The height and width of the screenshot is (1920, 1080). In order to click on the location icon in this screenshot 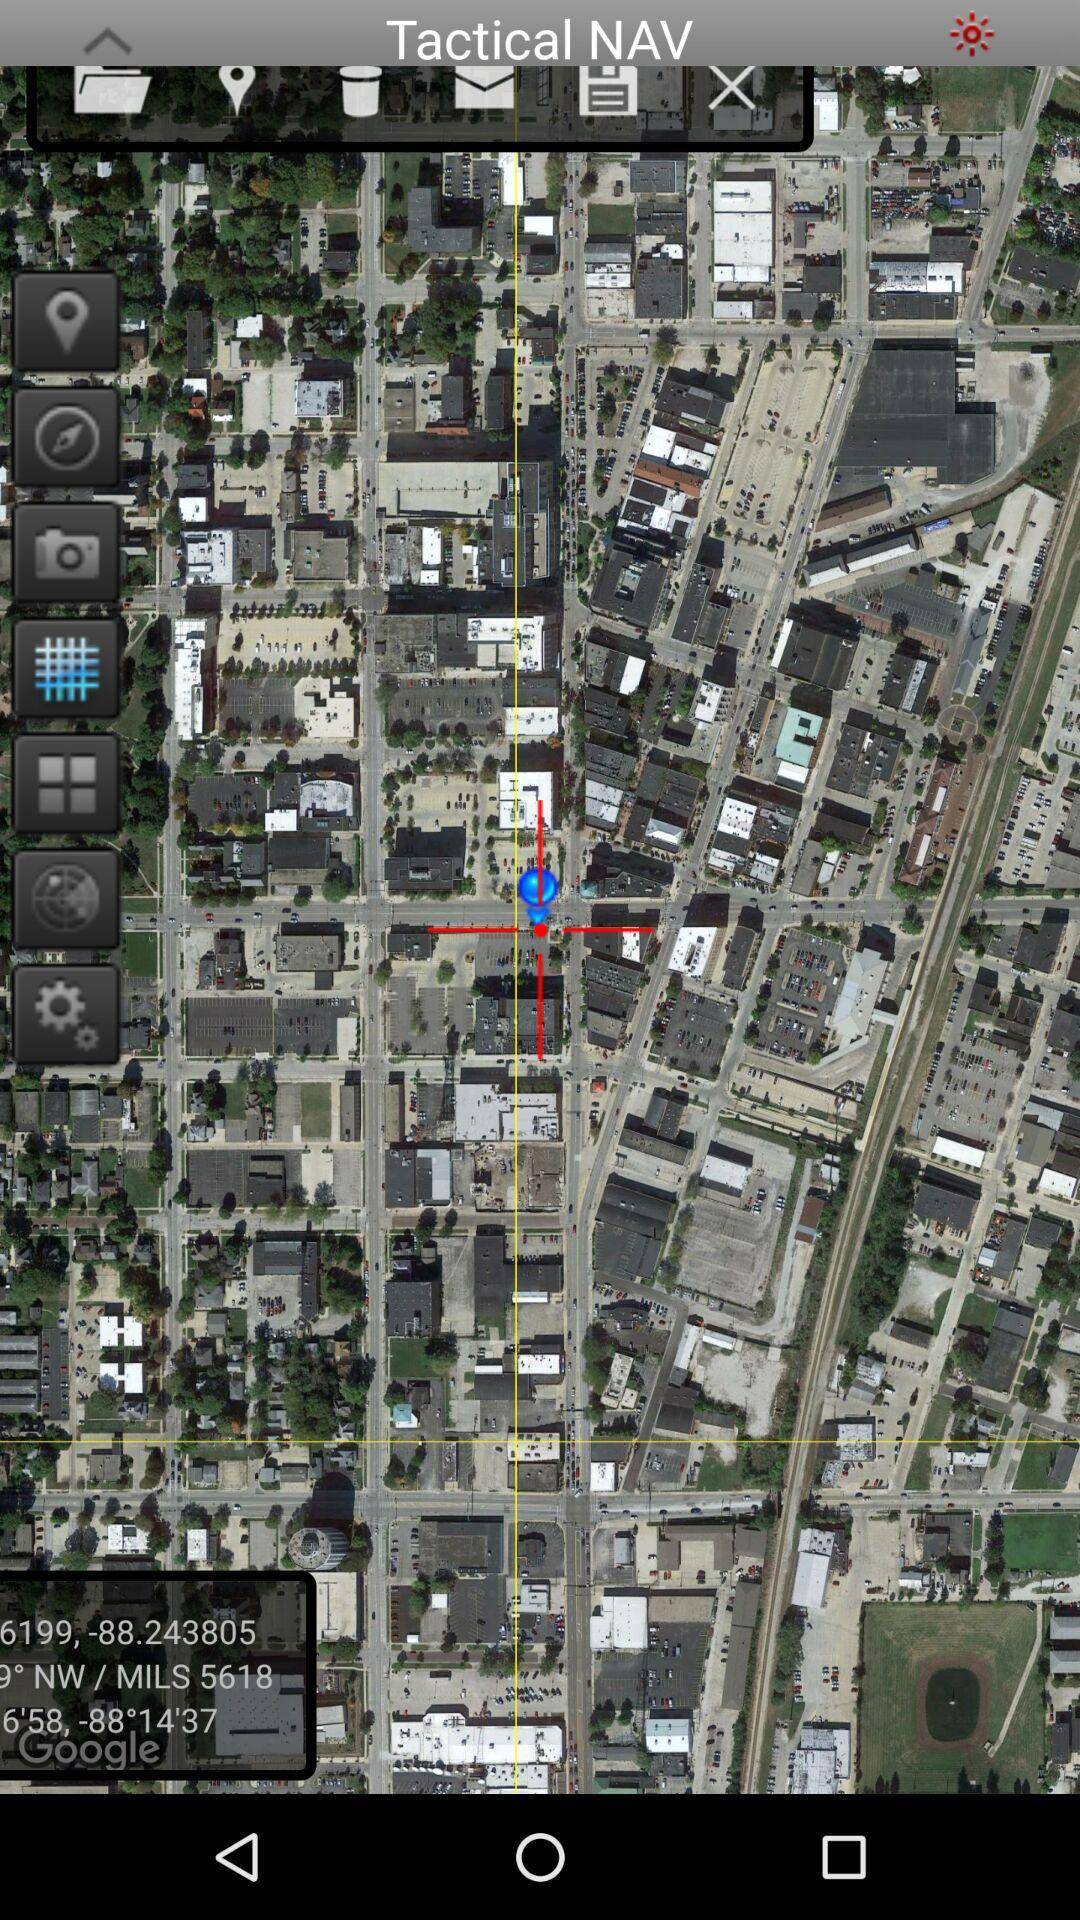, I will do `click(58, 343)`.